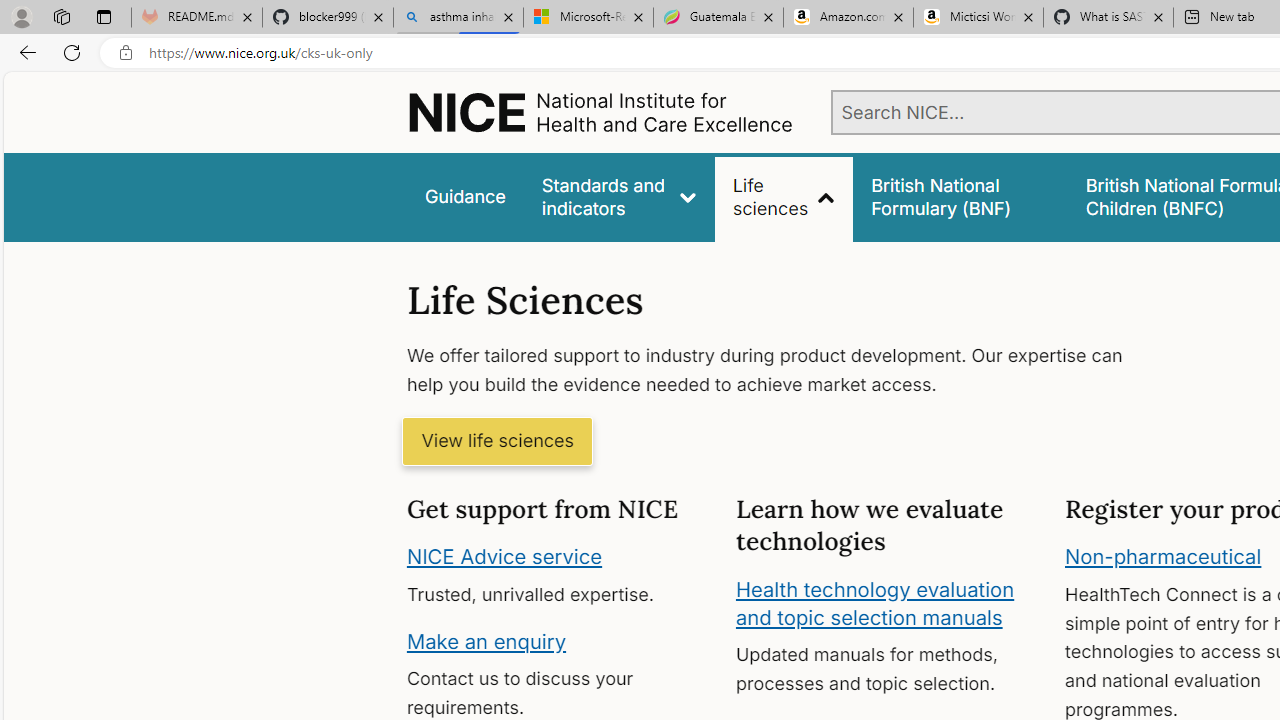 Image resolution: width=1280 pixels, height=720 pixels. I want to click on 'View life sciences', so click(497, 441).